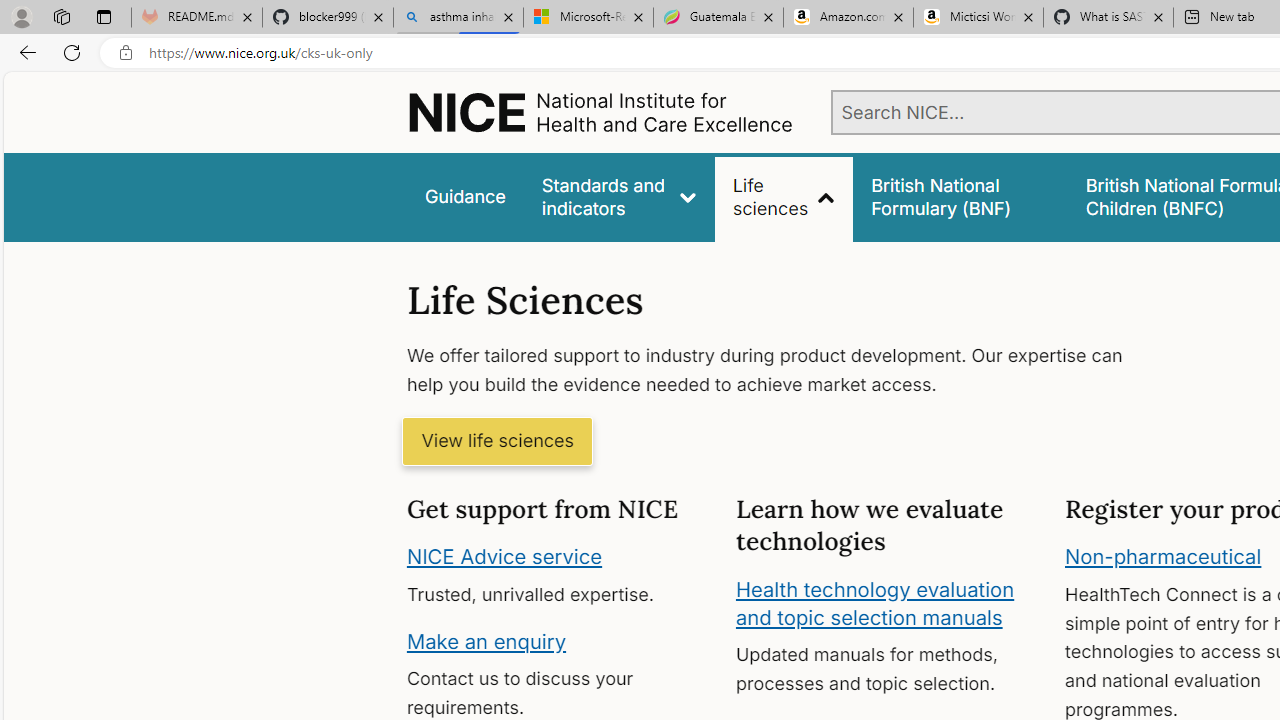 Image resolution: width=1280 pixels, height=720 pixels. I want to click on 'View life sciences', so click(497, 441).